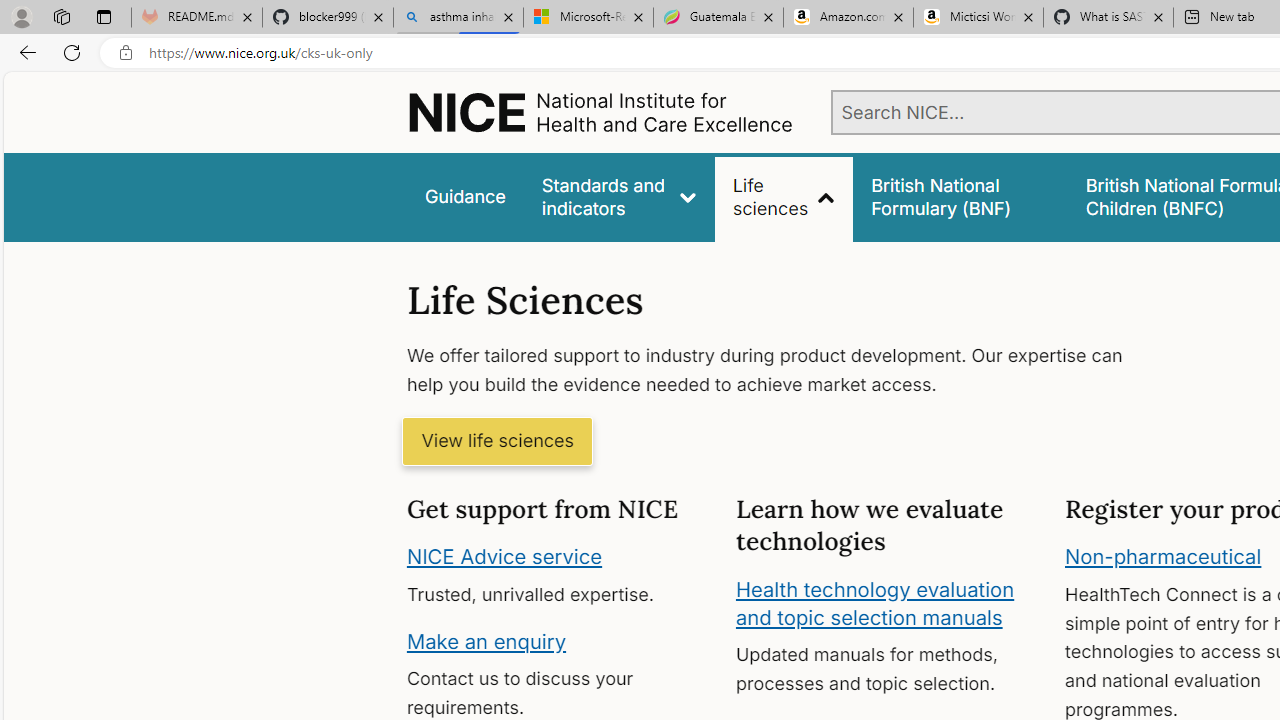 Image resolution: width=1280 pixels, height=720 pixels. I want to click on 'View life sciences', so click(497, 441).